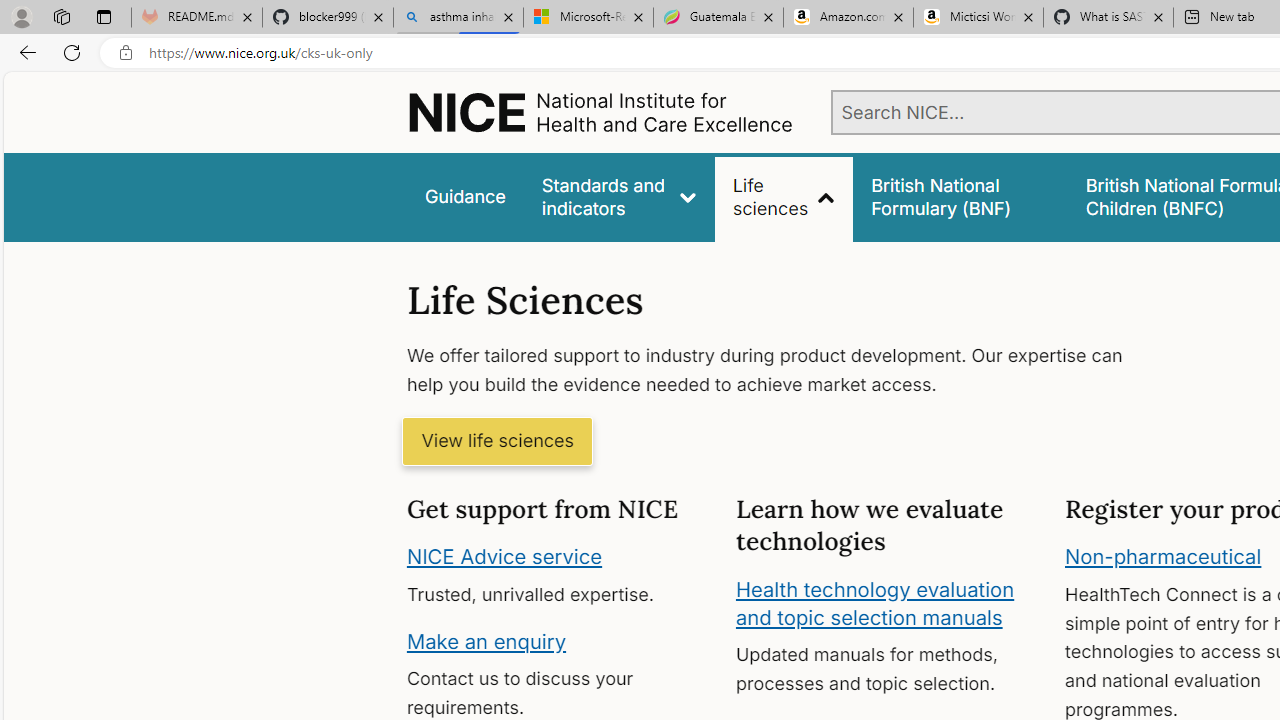 Image resolution: width=1280 pixels, height=720 pixels. I want to click on 'View life sciences', so click(497, 441).